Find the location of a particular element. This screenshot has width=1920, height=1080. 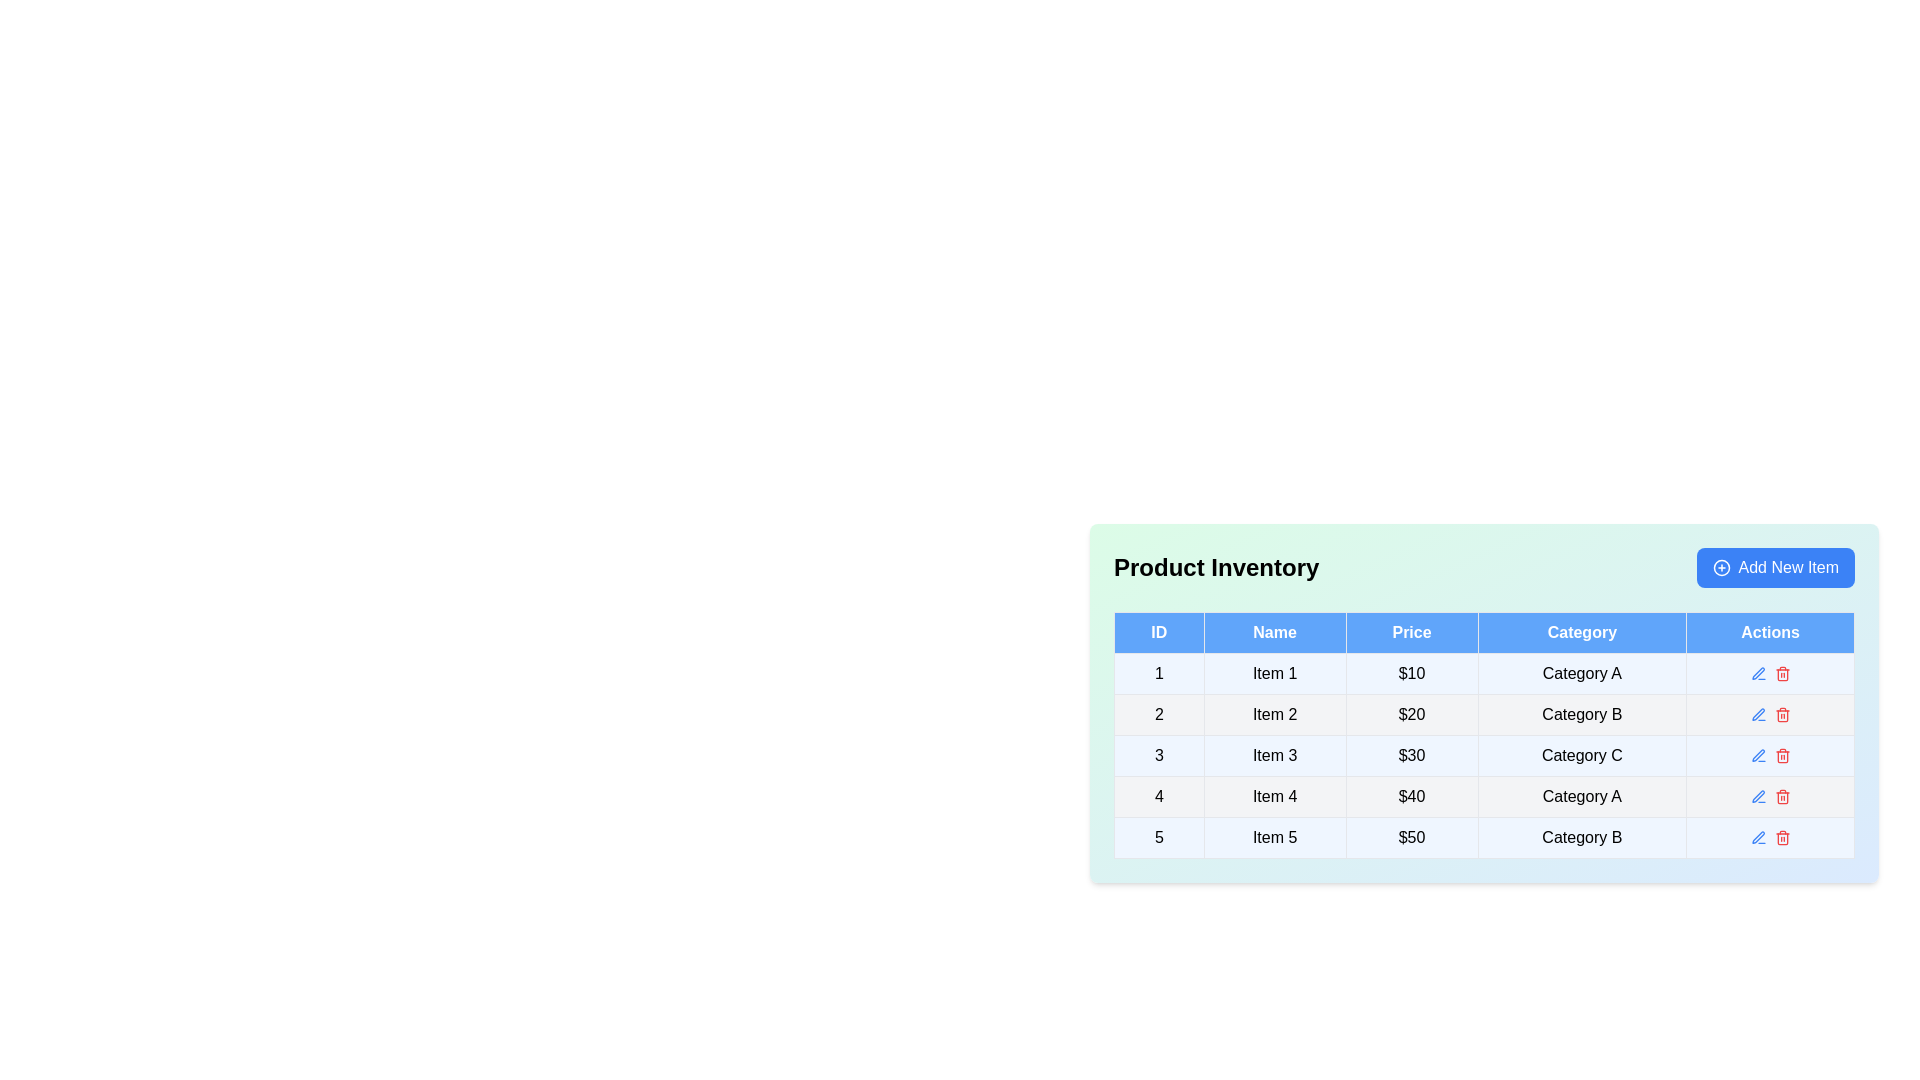

the static text displaying '$40' located in the fourth row under the 'Price' column of the 'Product Inventory' table is located at coordinates (1410, 796).